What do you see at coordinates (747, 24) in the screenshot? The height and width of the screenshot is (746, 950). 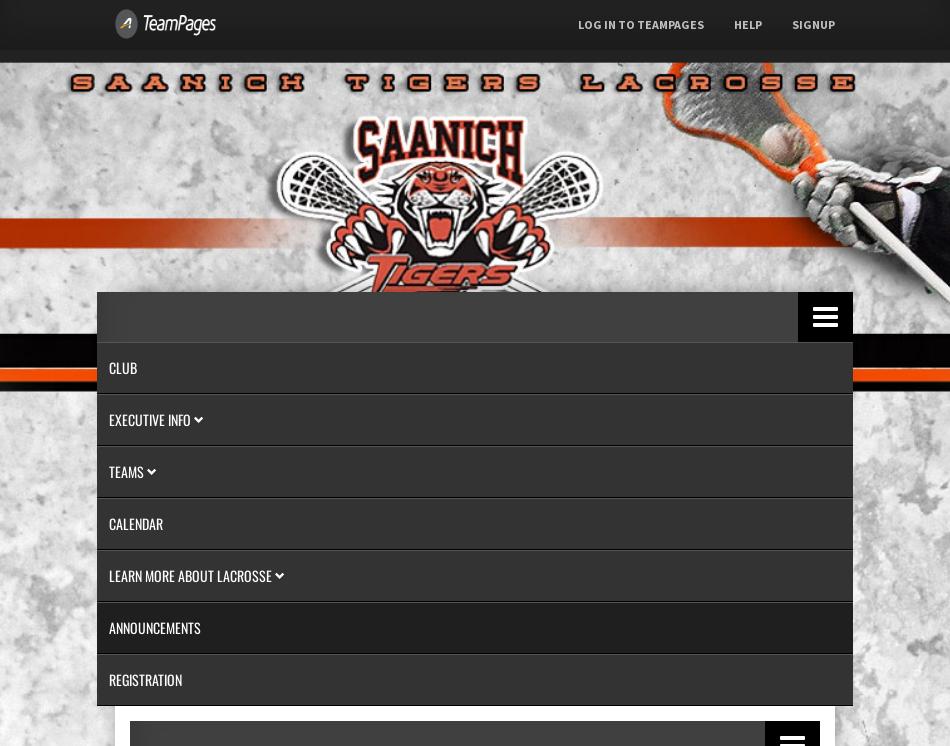 I see `'Help'` at bounding box center [747, 24].